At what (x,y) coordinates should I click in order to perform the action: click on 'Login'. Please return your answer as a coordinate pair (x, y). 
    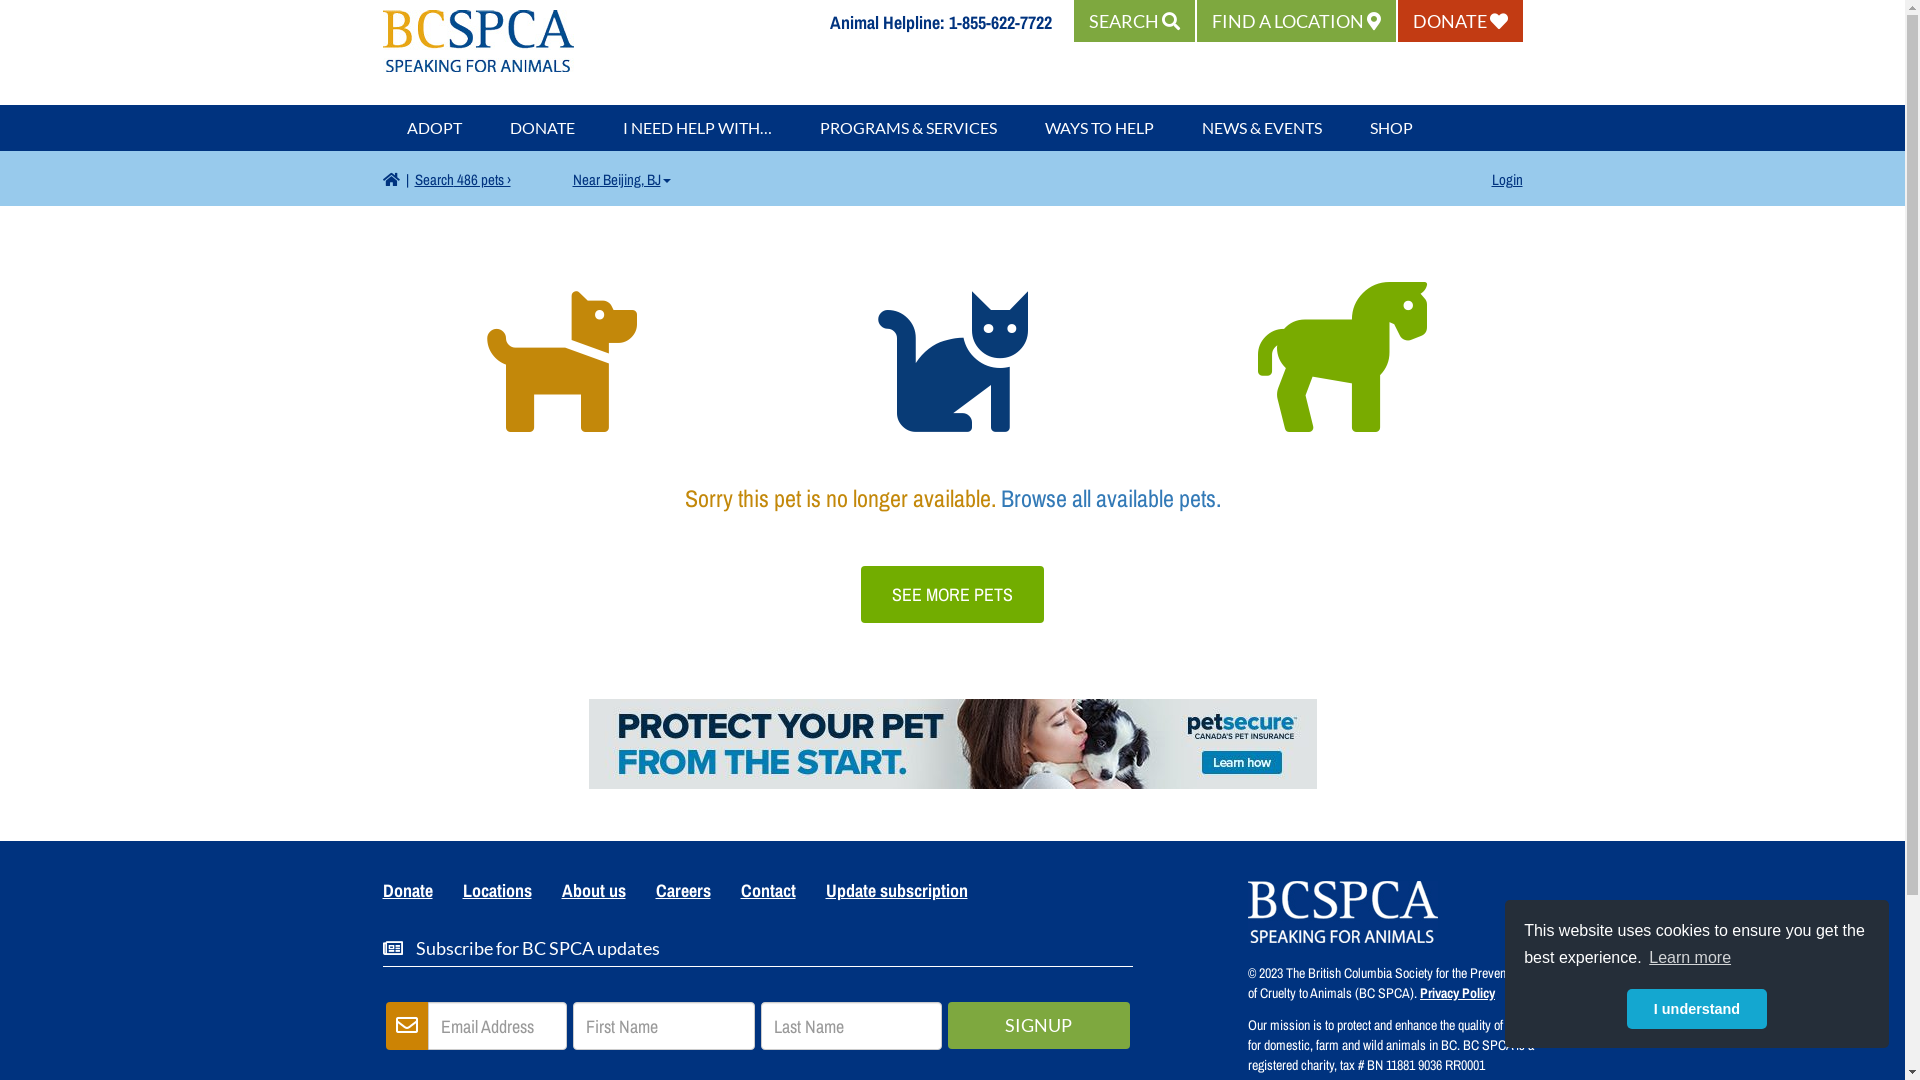
    Looking at the image, I should click on (1492, 178).